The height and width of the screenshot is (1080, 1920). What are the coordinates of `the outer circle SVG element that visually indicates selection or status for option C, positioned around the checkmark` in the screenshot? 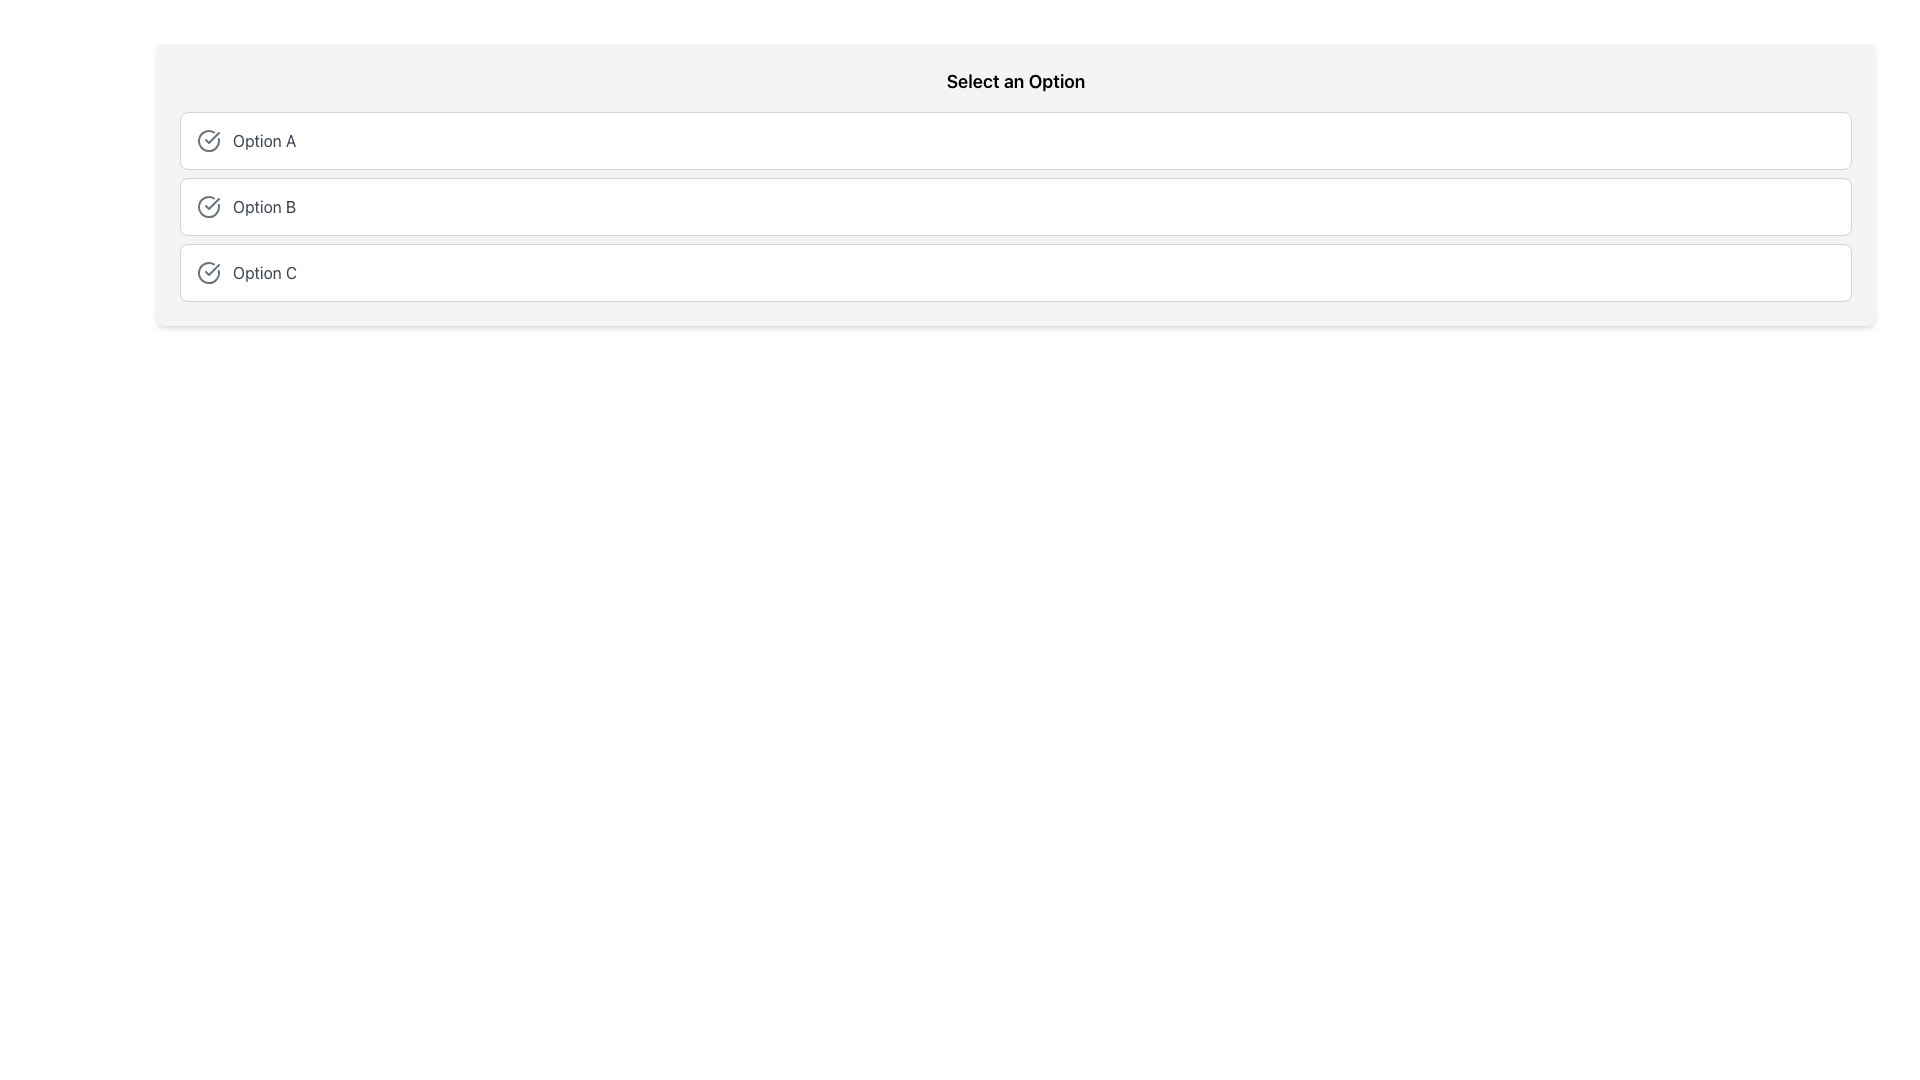 It's located at (209, 273).